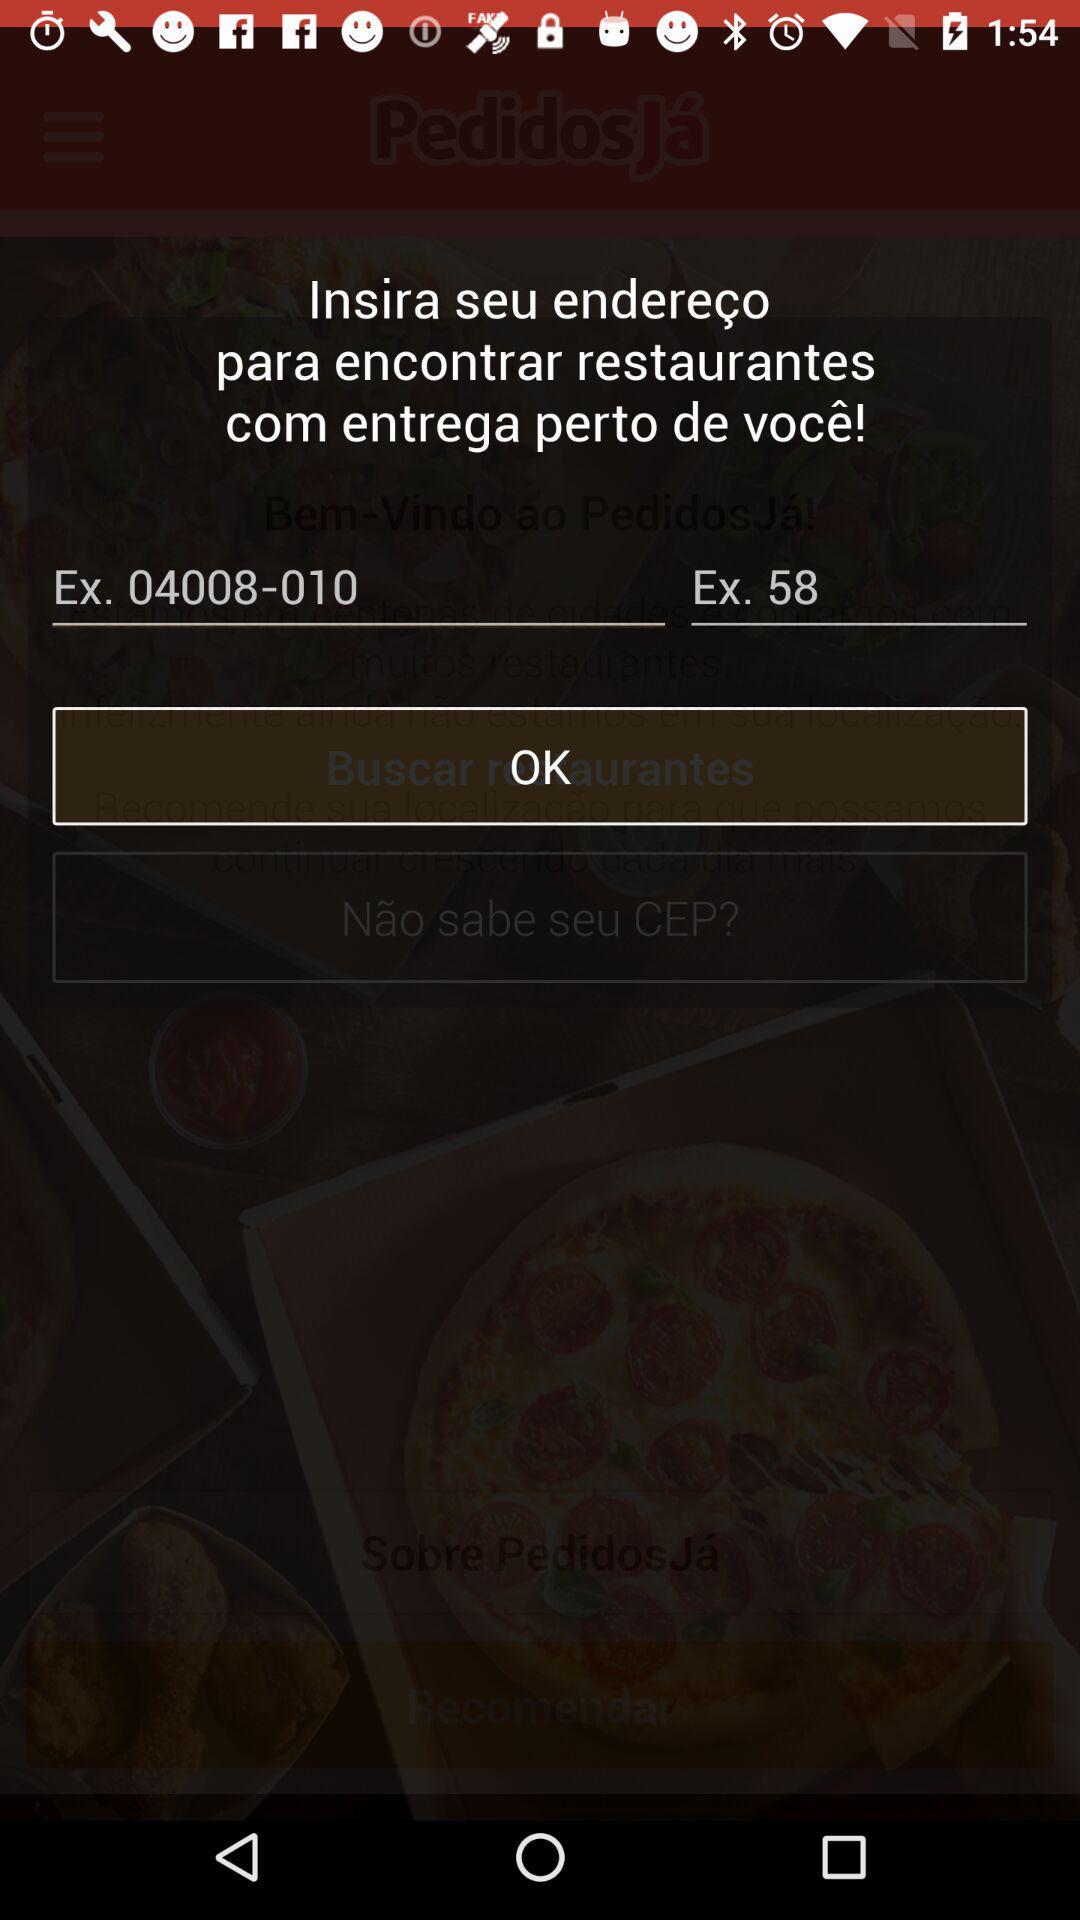 Image resolution: width=1080 pixels, height=1920 pixels. I want to click on icon below the buscar restaurantes, so click(540, 889).